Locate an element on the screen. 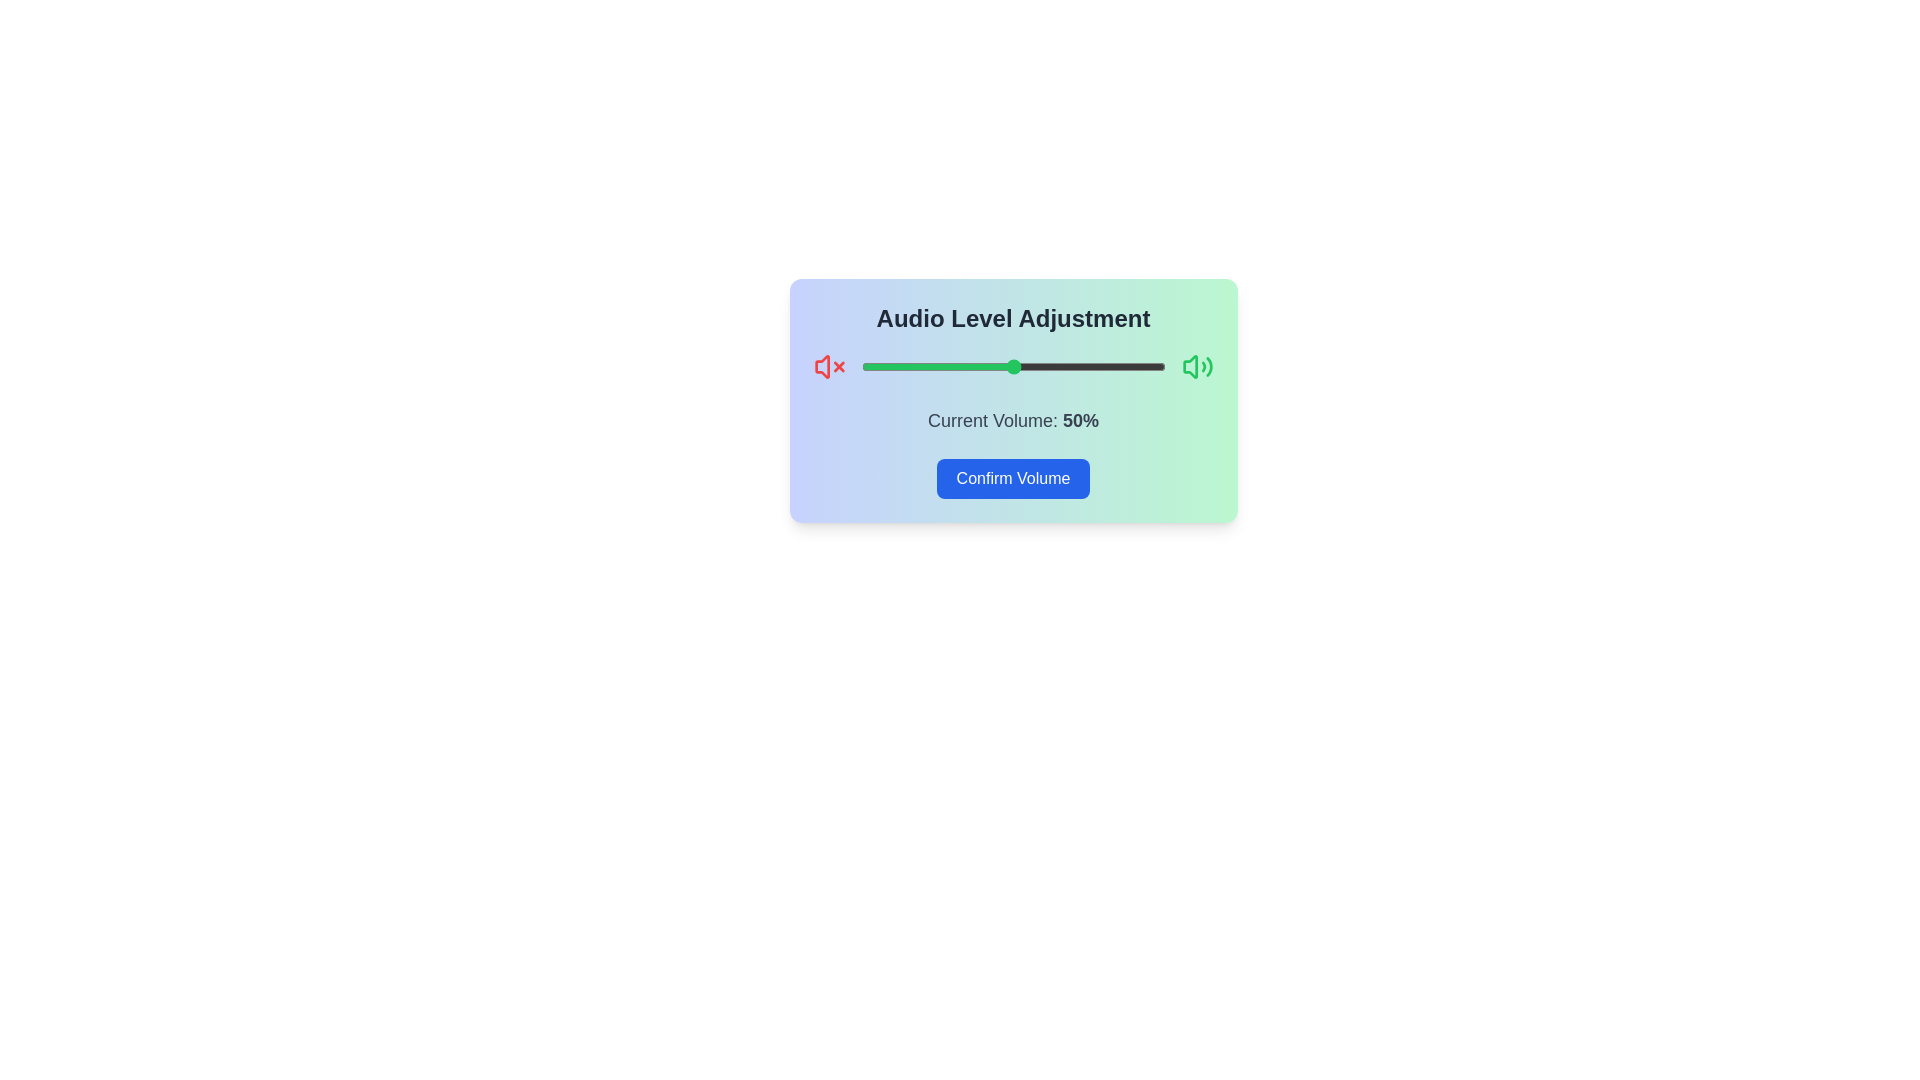 The height and width of the screenshot is (1080, 1920). the volume slider to set the volume to 59% is located at coordinates (1040, 366).